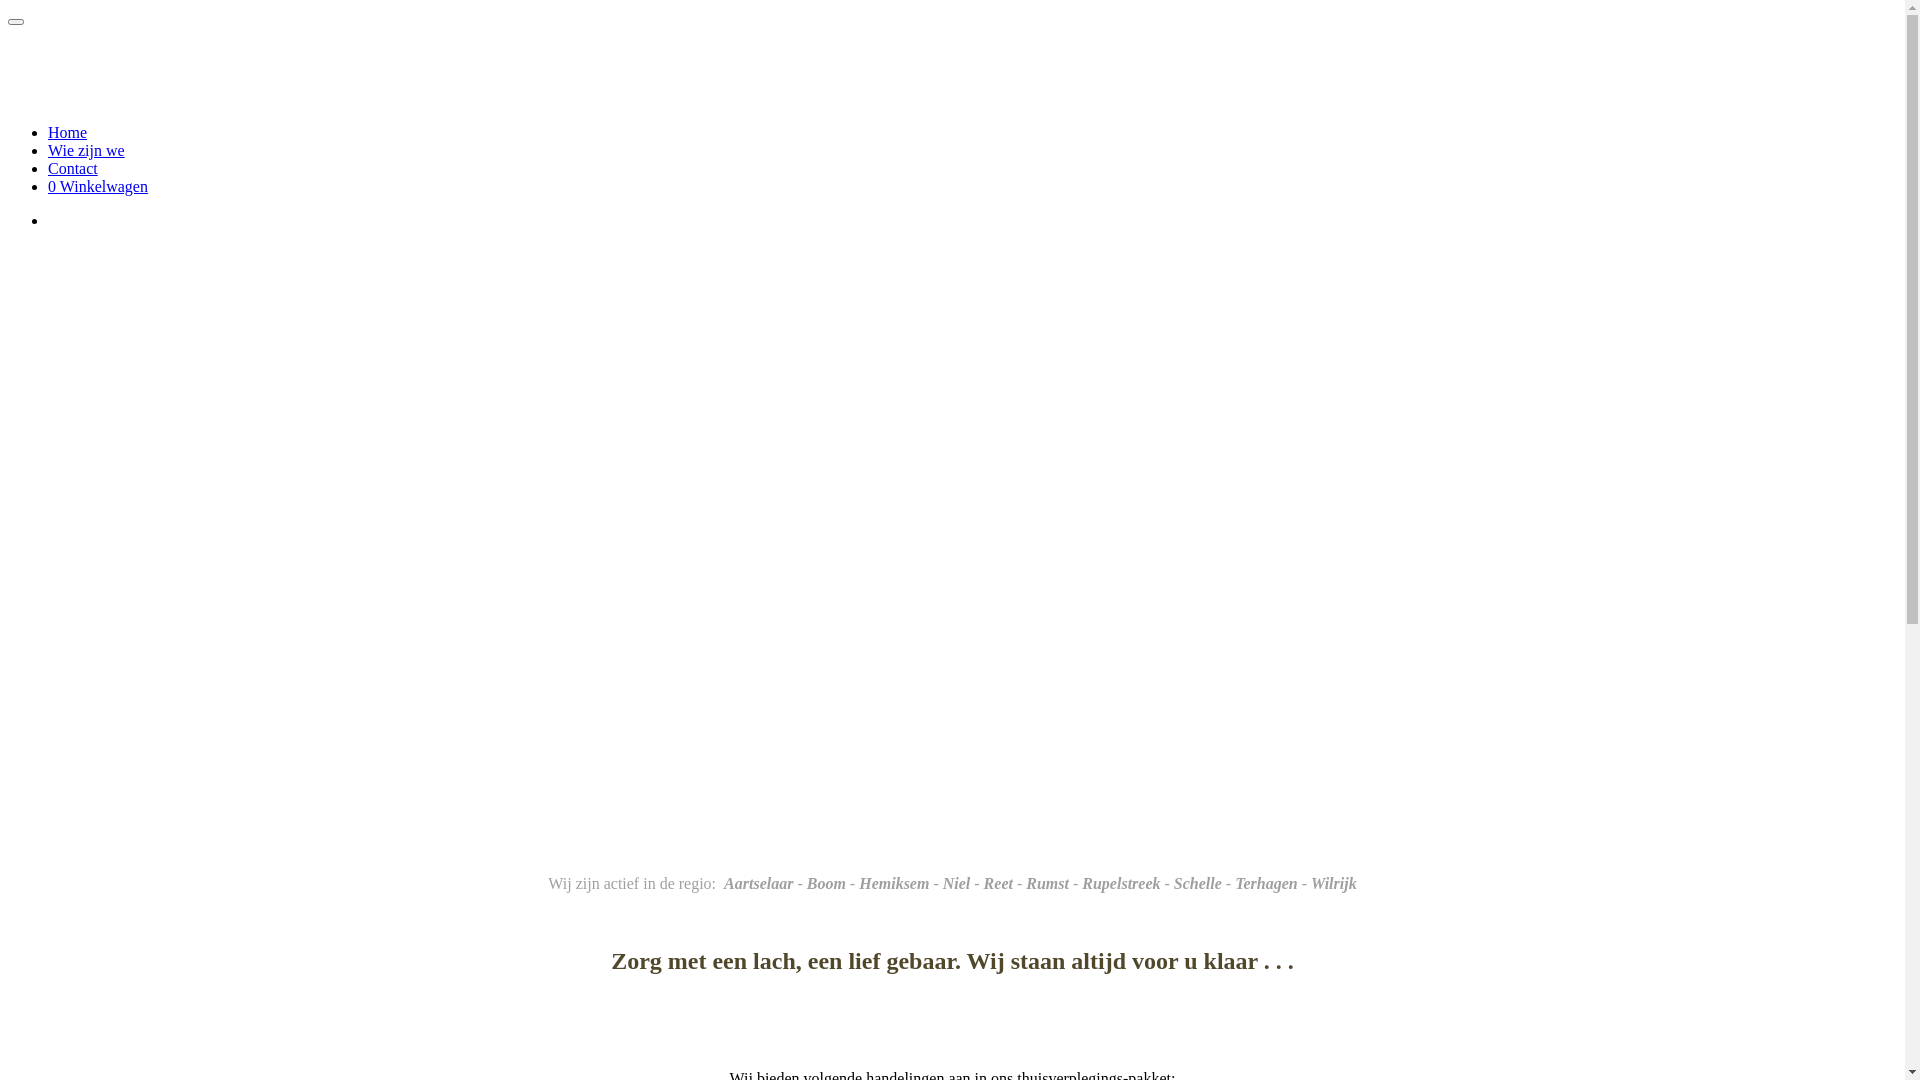  Describe the element at coordinates (96, 186) in the screenshot. I see `'0 Winkelwagen'` at that location.